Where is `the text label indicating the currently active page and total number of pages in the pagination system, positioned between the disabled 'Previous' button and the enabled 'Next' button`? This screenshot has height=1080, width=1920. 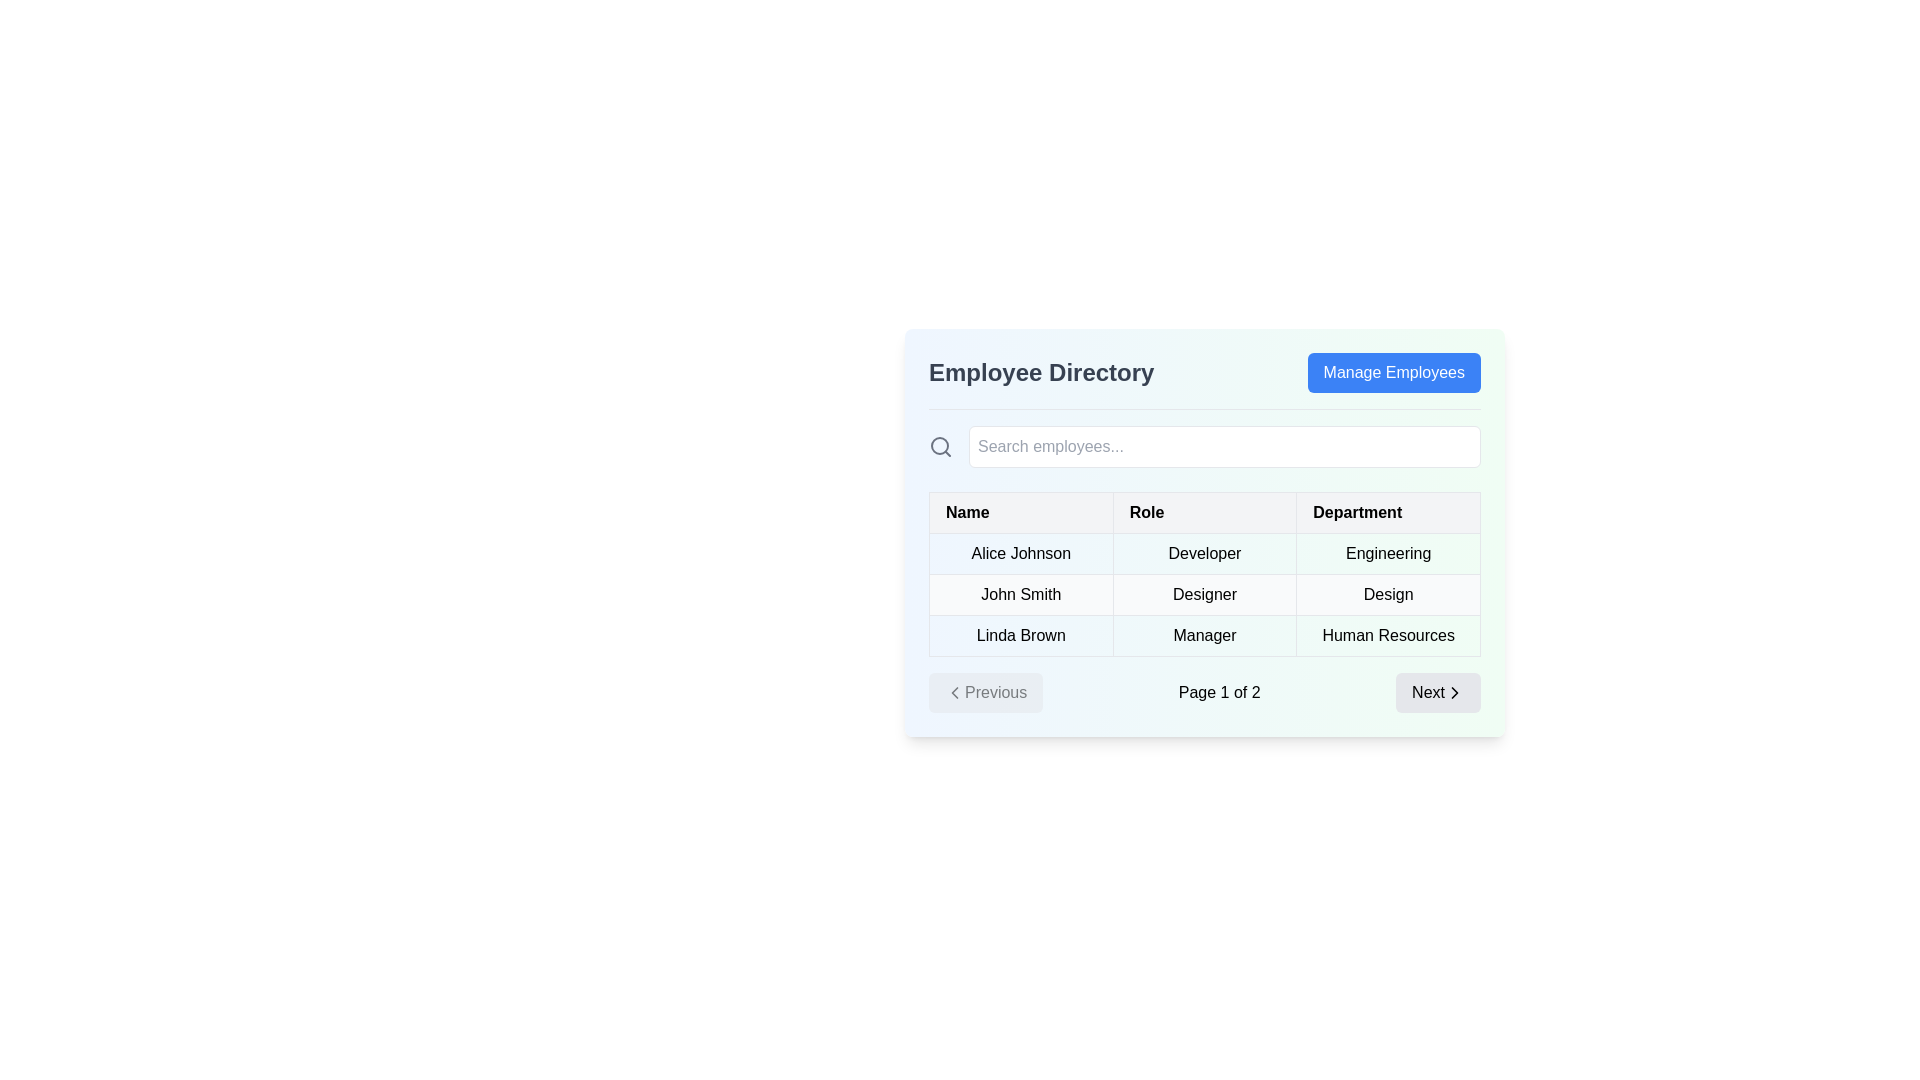 the text label indicating the currently active page and total number of pages in the pagination system, positioned between the disabled 'Previous' button and the enabled 'Next' button is located at coordinates (1218, 692).